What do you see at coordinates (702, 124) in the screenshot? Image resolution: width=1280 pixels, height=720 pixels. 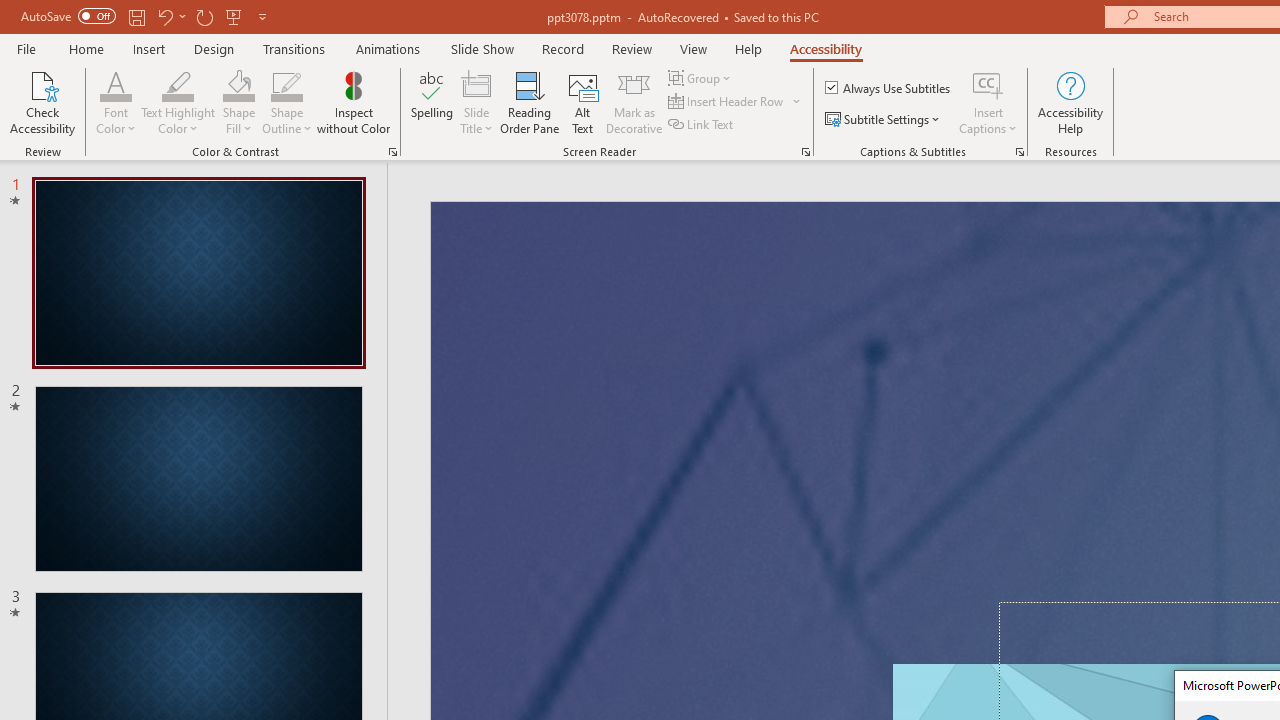 I see `'Link Text'` at bounding box center [702, 124].